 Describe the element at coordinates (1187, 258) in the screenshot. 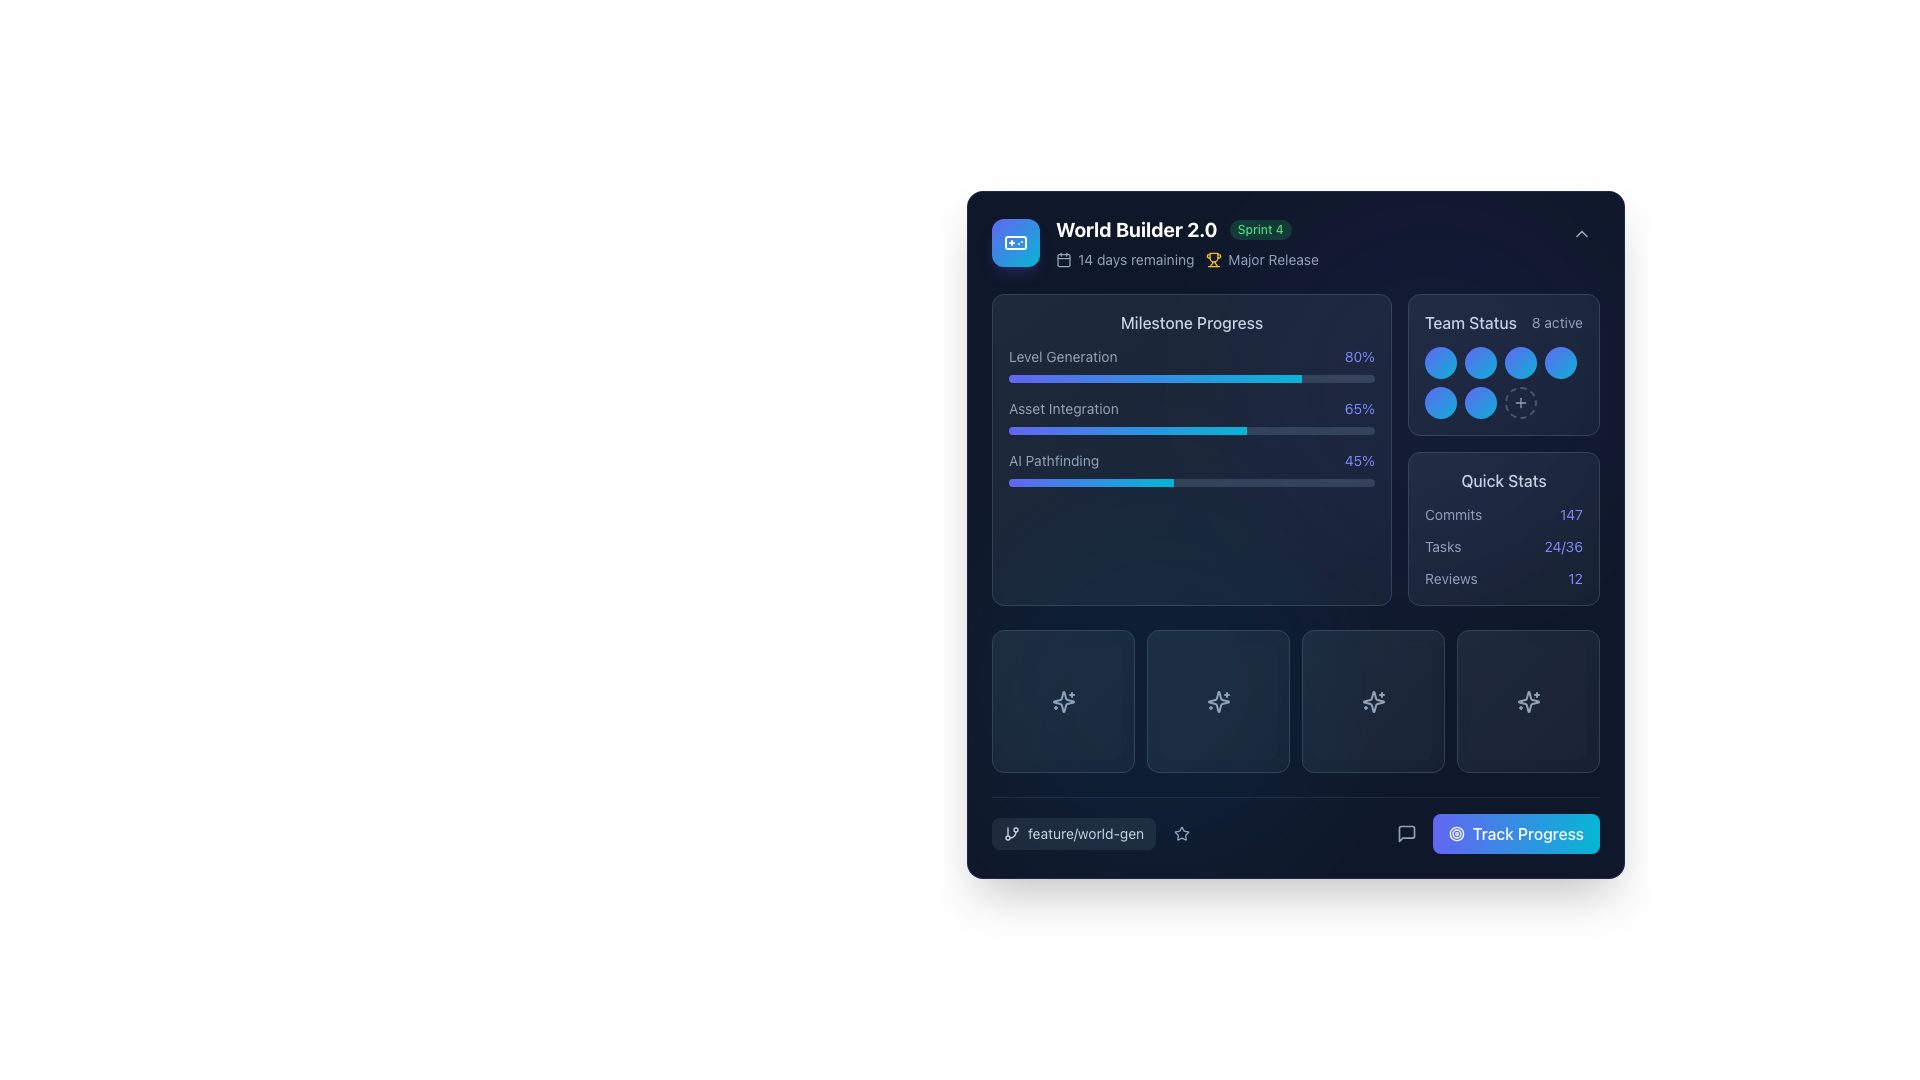

I see `the informational label displaying '14 days remaining' with calendar and 'Major Release' with trophy icons, located below the 'World Builder 2.0' header` at that location.